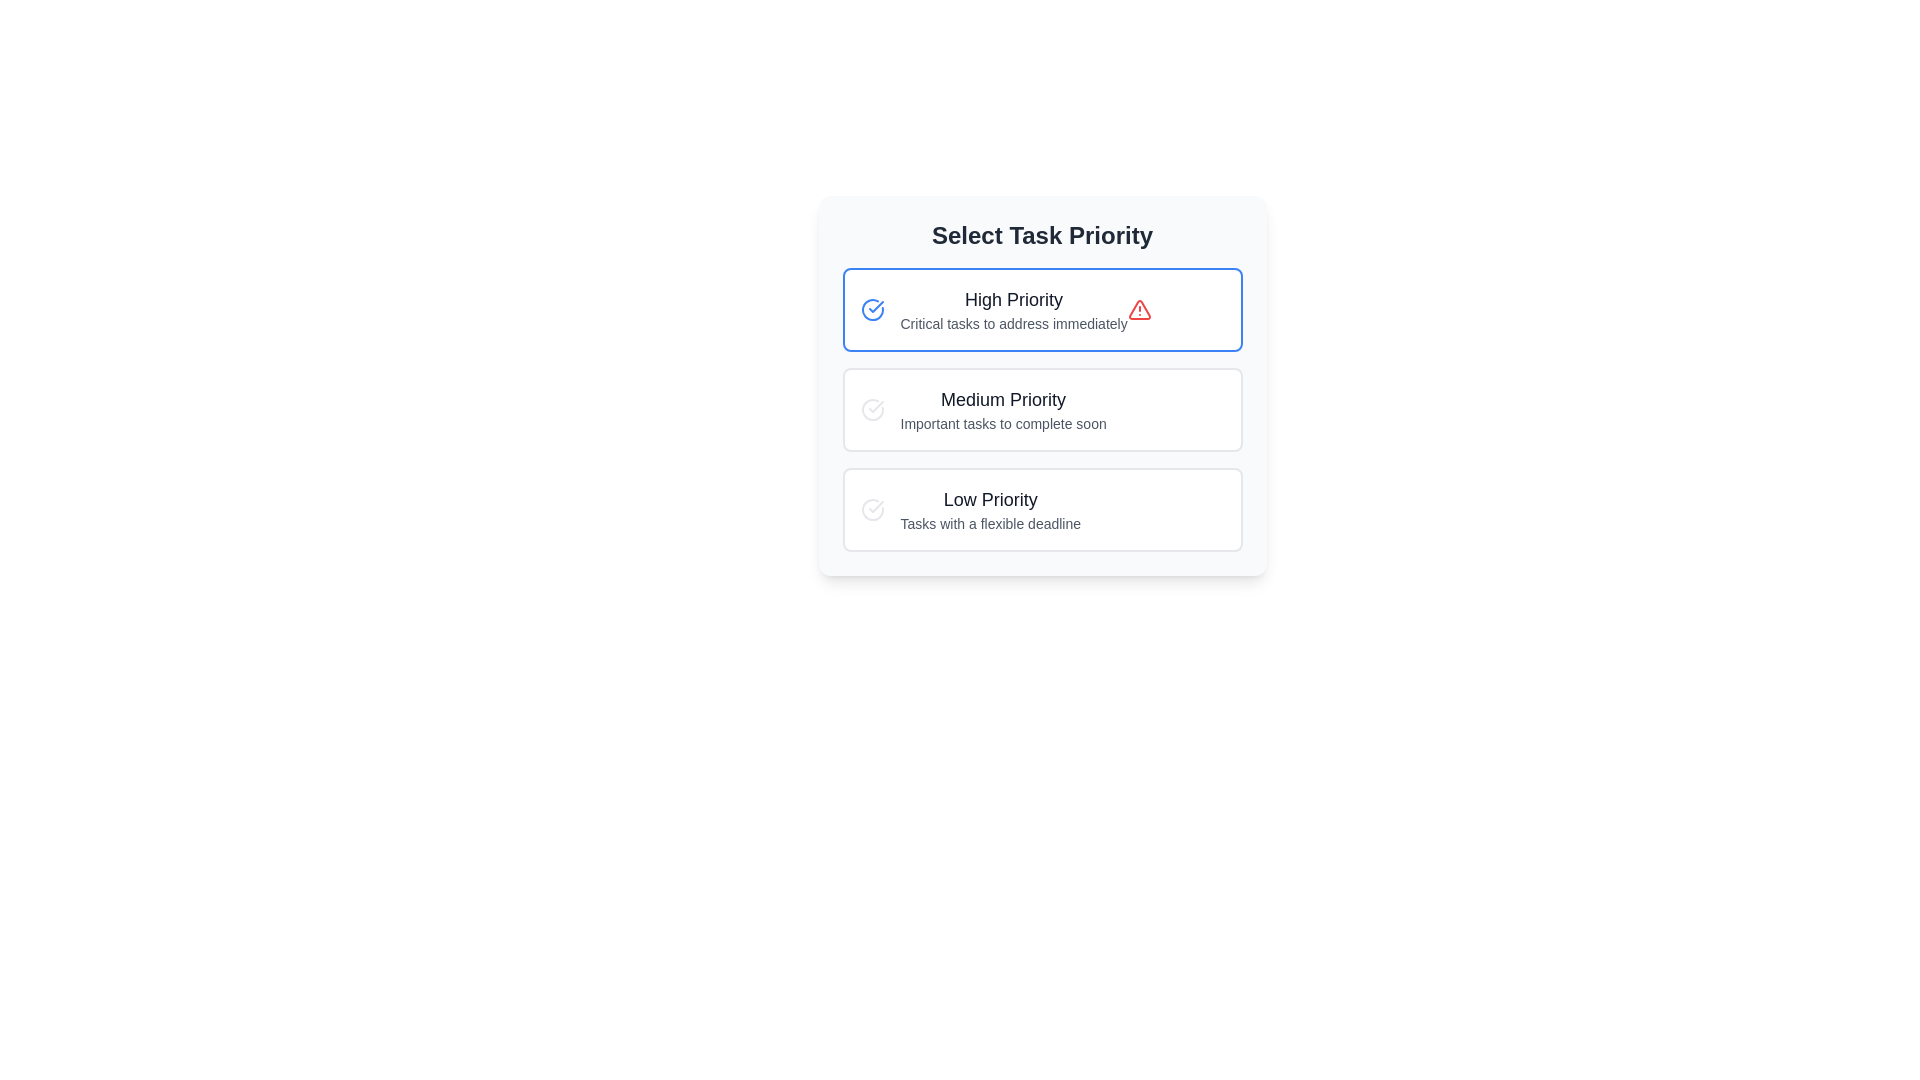 This screenshot has height=1080, width=1920. I want to click on the checkmark icon within the high priority selection icon, which signifies completion or verification, located to the left of the 'High Priority' label in the 'Select Task Priority' section, so click(875, 307).